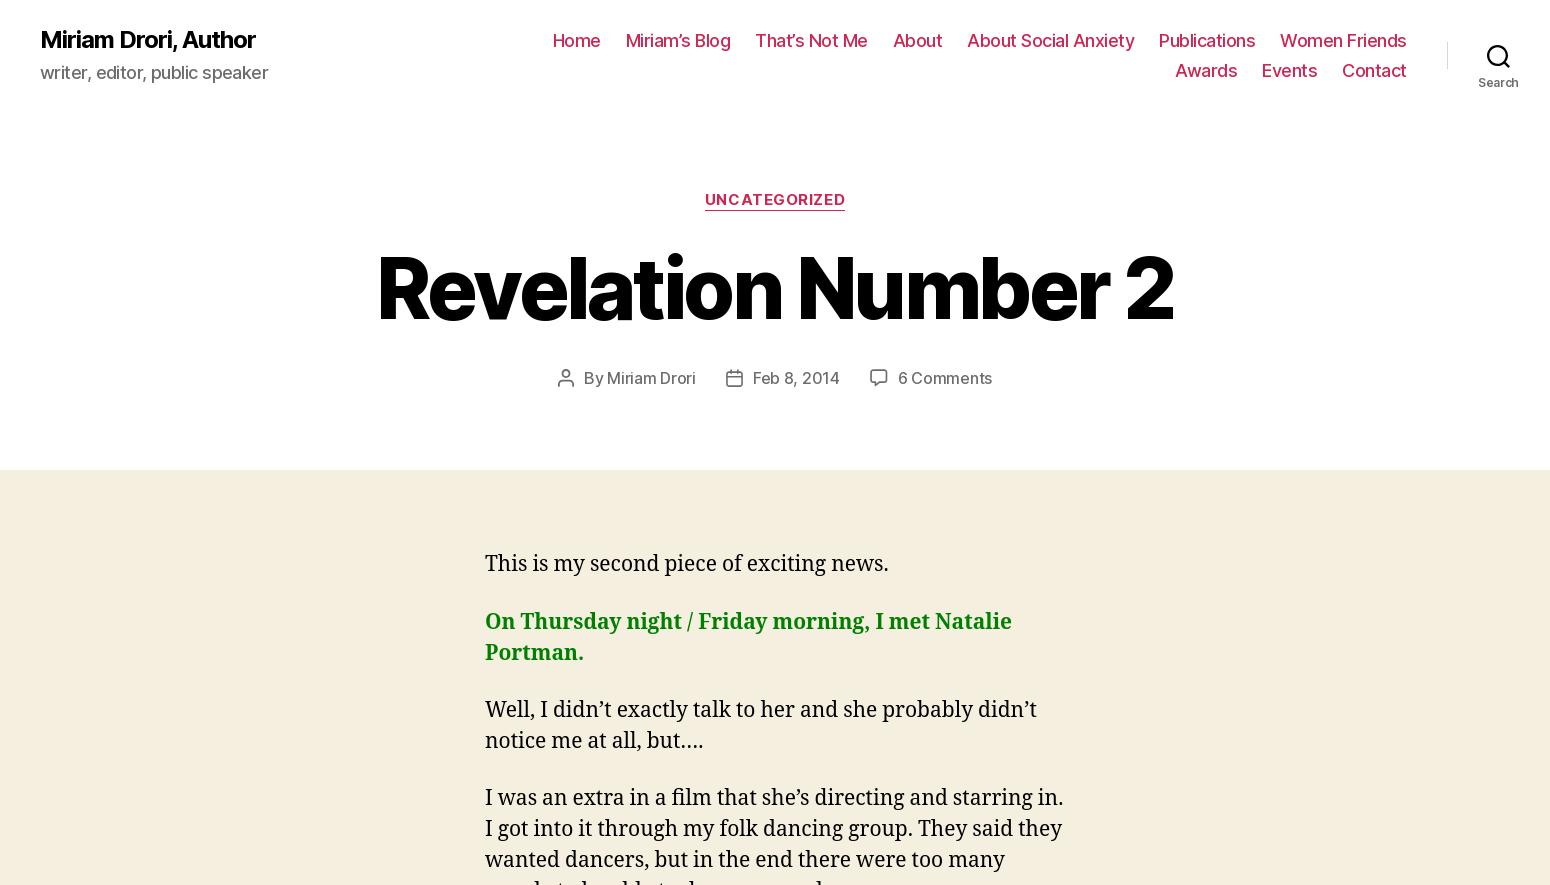  What do you see at coordinates (750, 811) in the screenshot?
I see `'It wasn’t boring because we chatted in between filming. But it was FREEZING!'` at bounding box center [750, 811].